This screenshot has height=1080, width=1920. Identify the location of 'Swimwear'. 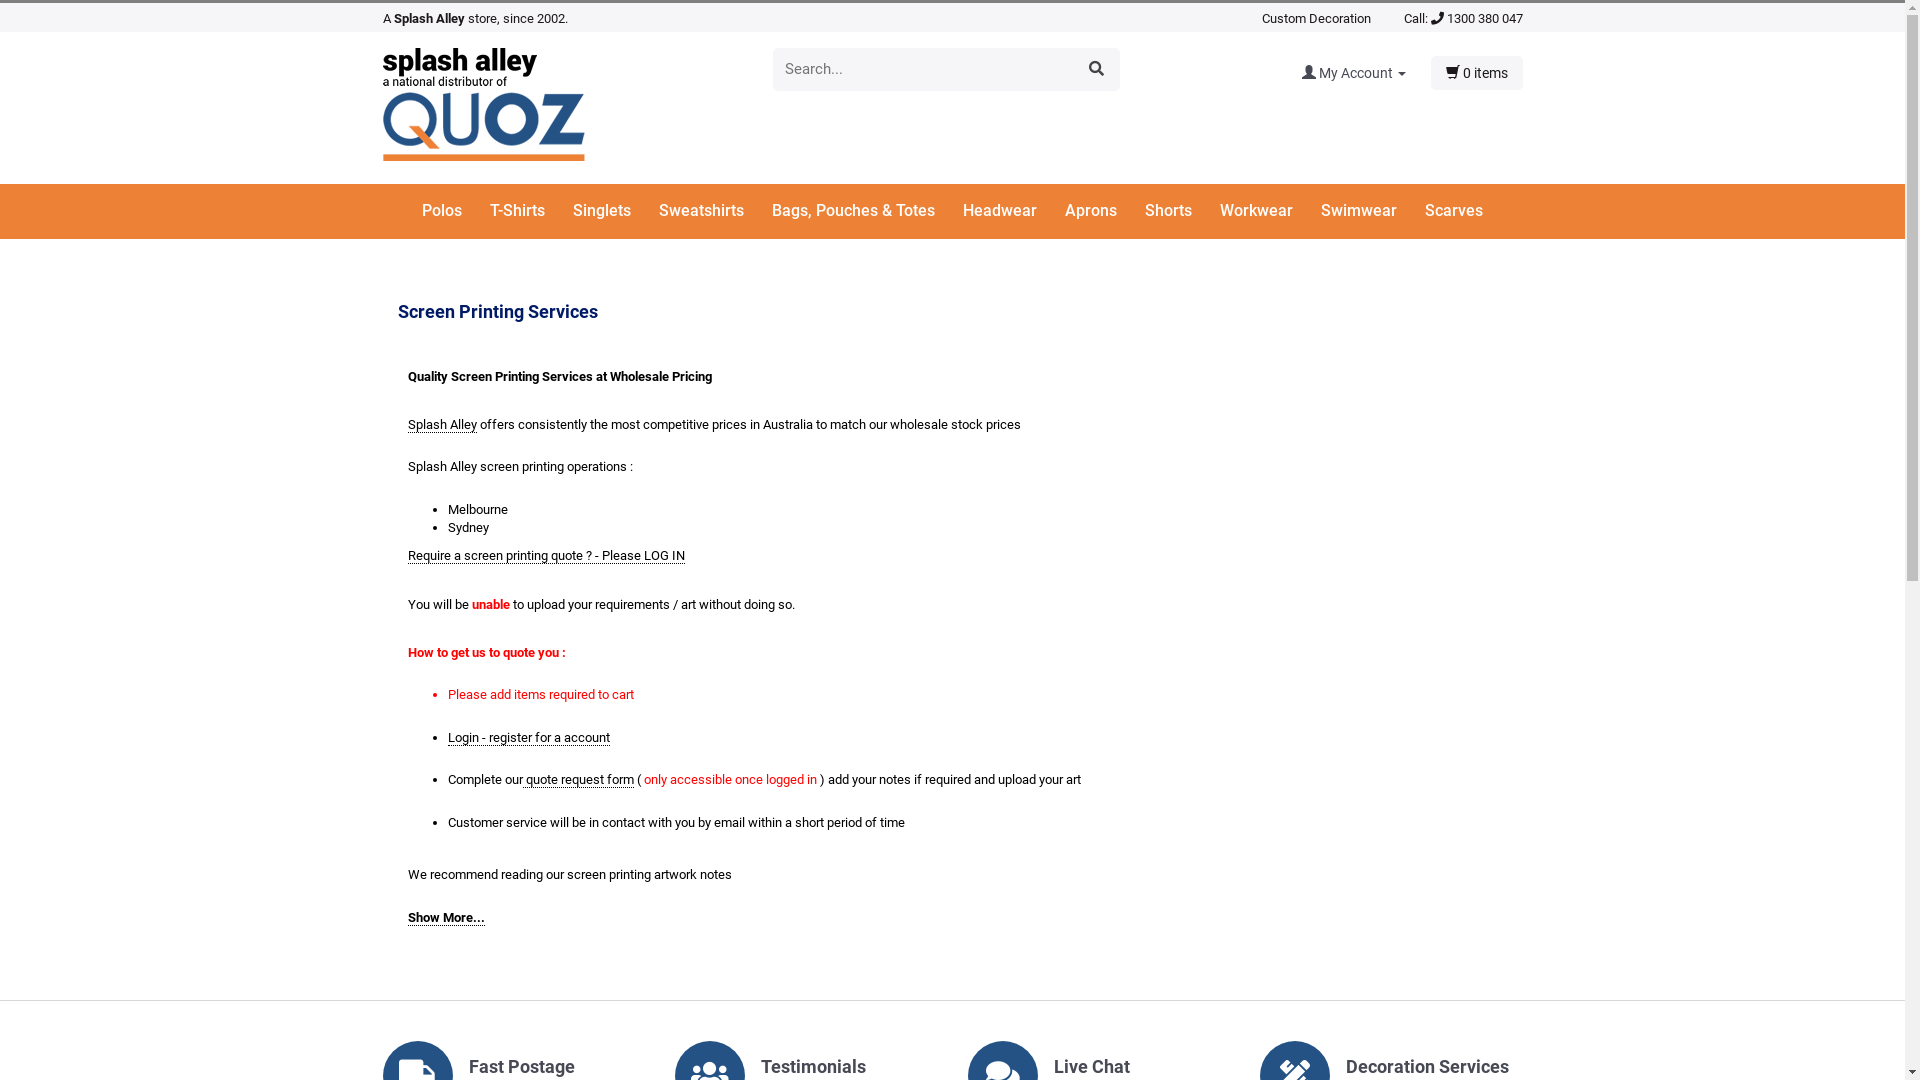
(1370, 211).